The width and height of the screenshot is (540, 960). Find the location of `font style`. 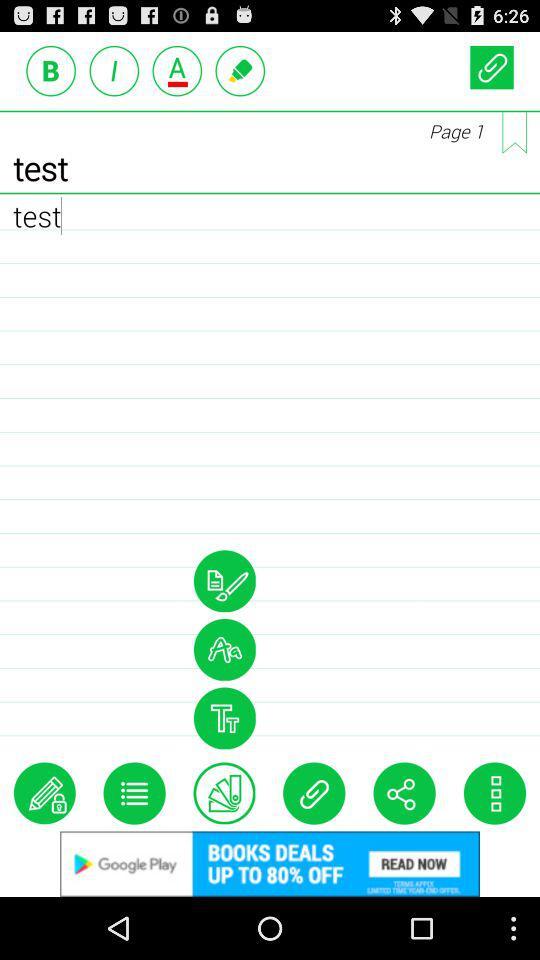

font style is located at coordinates (114, 70).